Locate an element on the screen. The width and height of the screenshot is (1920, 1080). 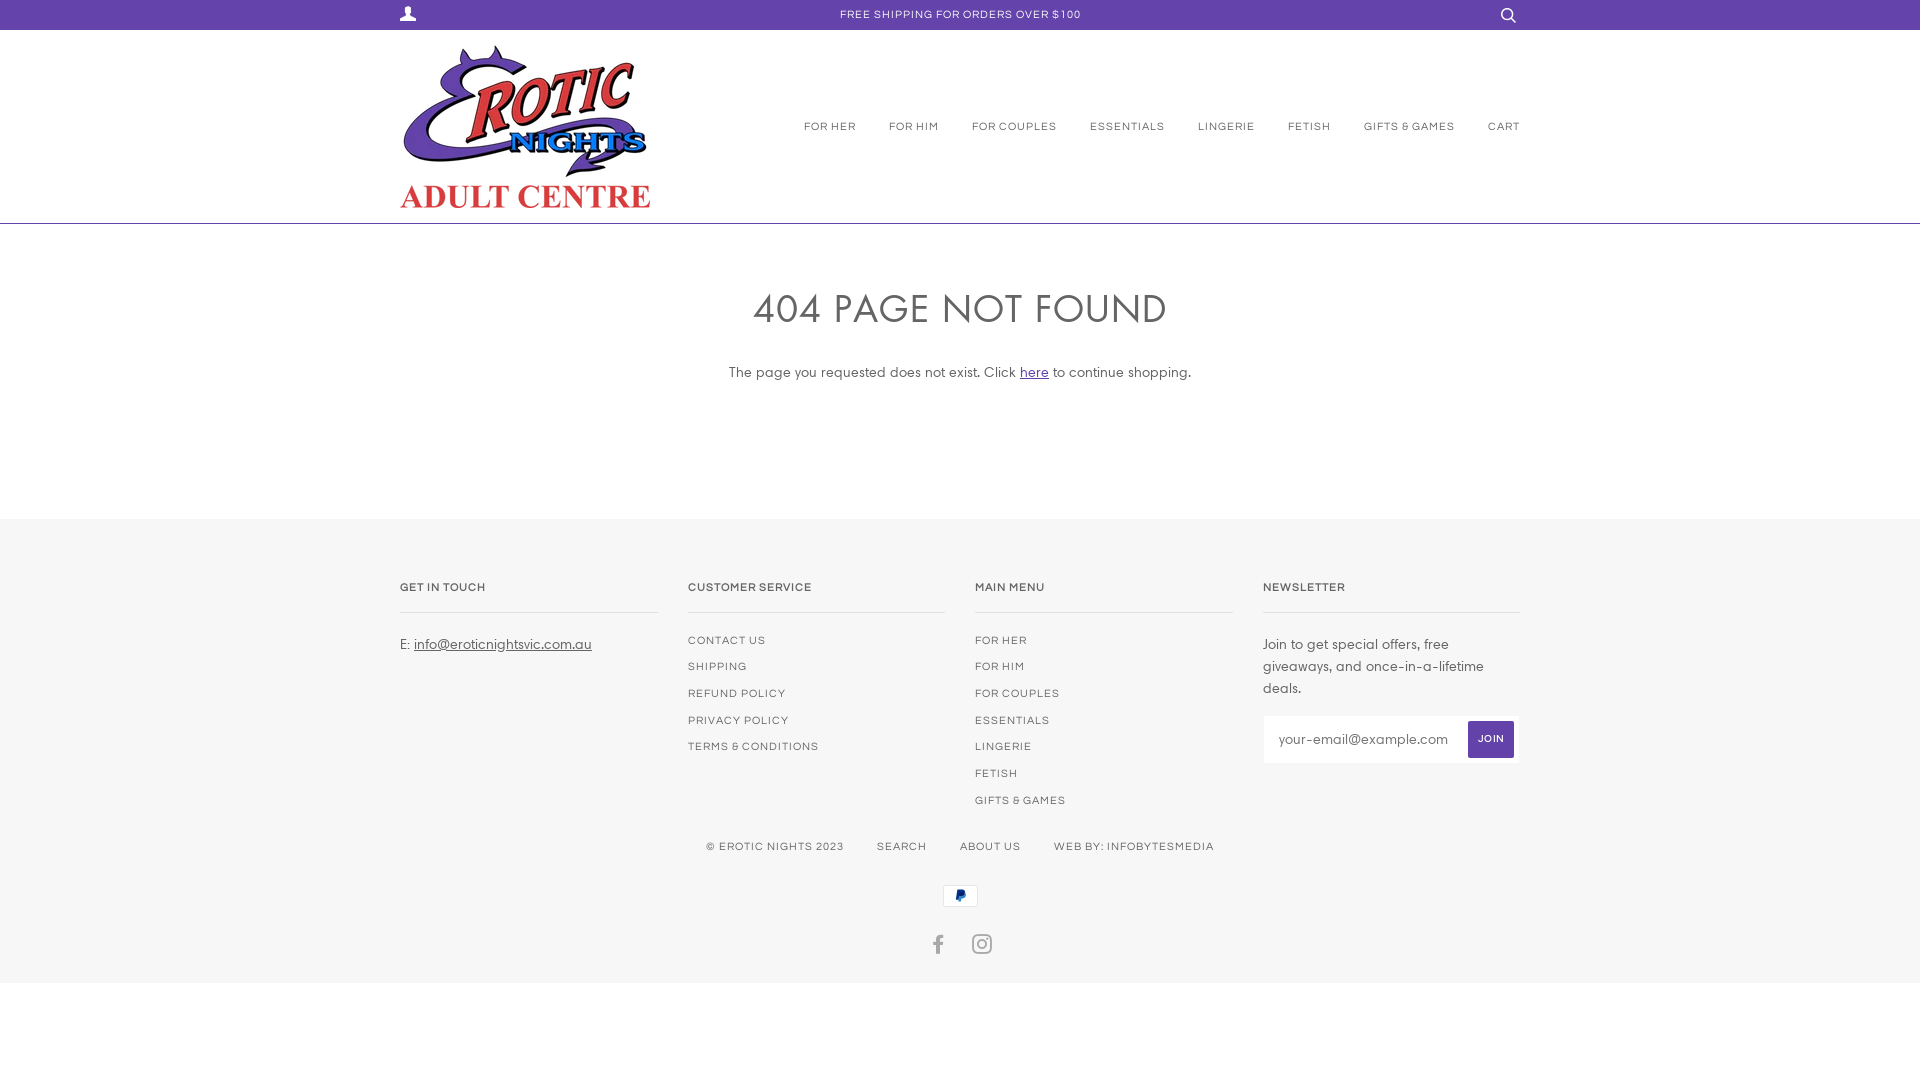
'CONTACT US' is located at coordinates (725, 640).